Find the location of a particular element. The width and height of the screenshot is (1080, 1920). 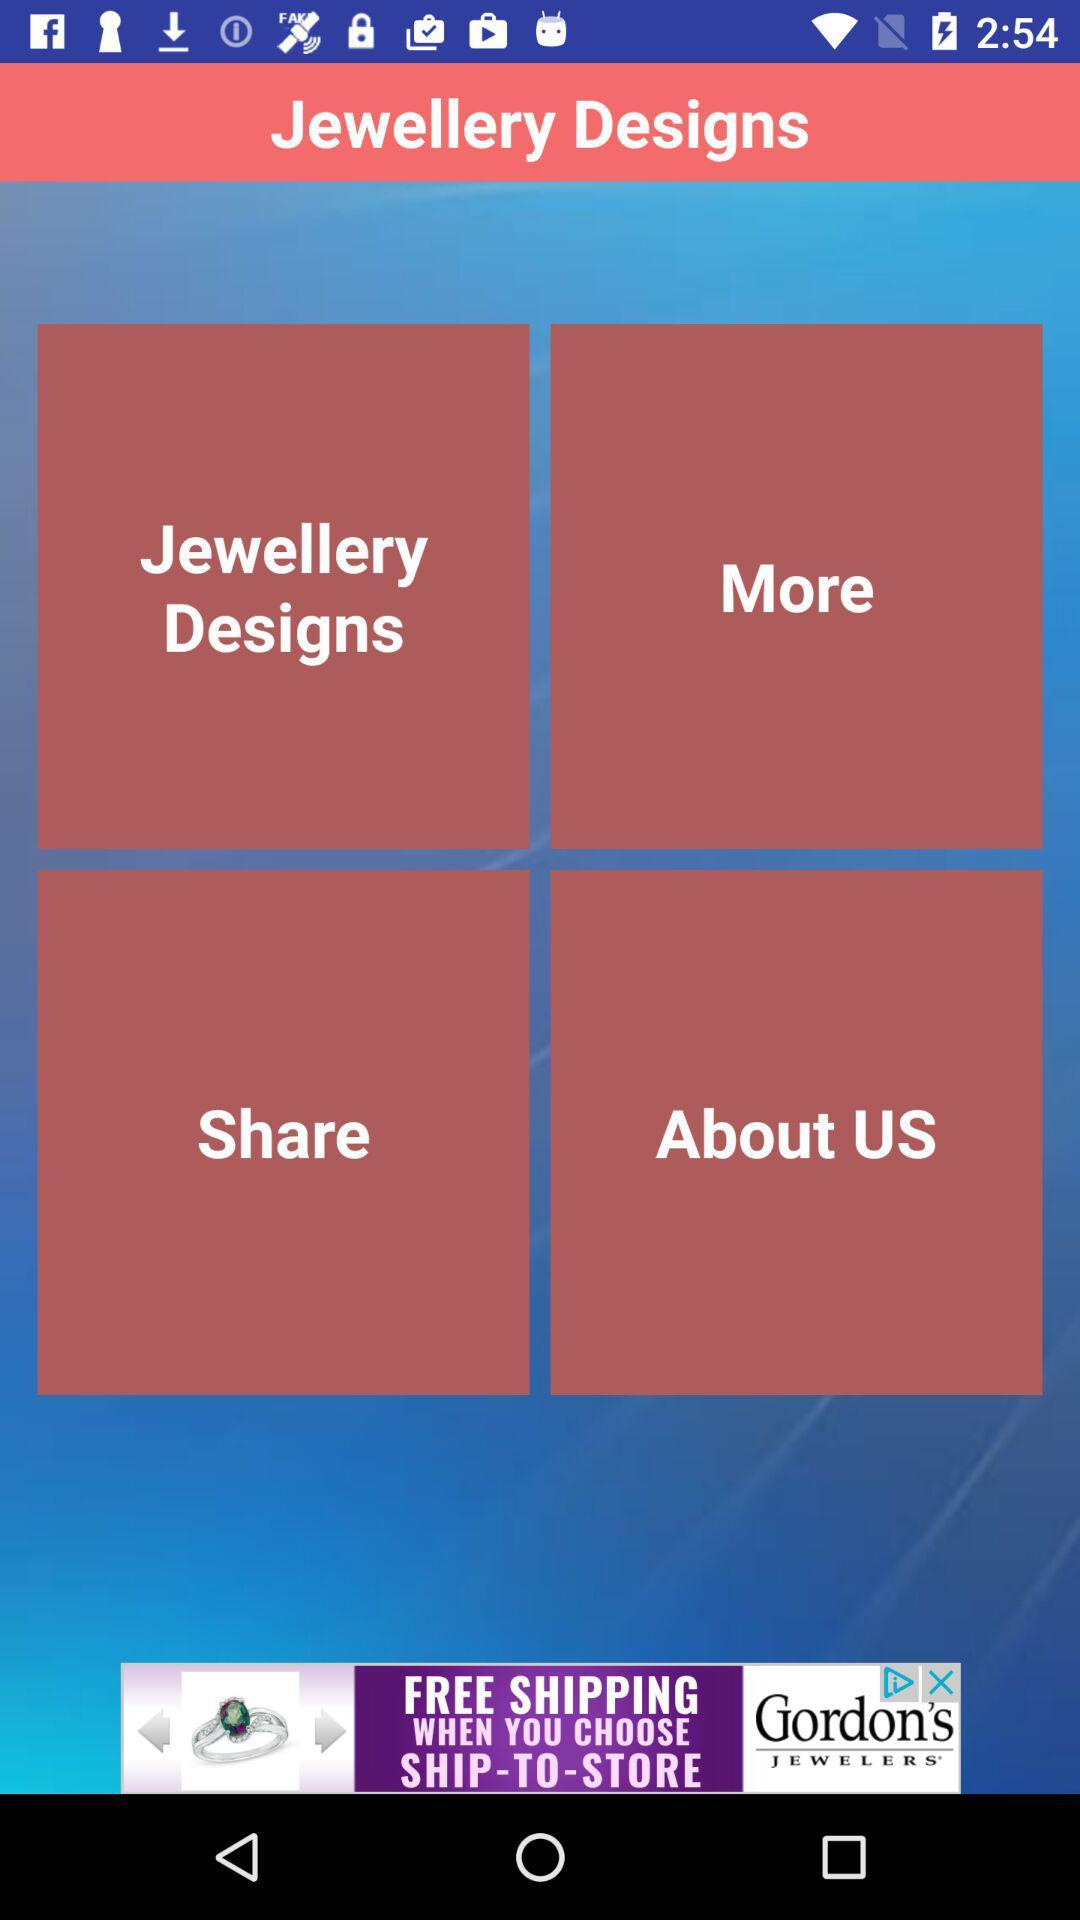

advertisement link is located at coordinates (540, 1727).